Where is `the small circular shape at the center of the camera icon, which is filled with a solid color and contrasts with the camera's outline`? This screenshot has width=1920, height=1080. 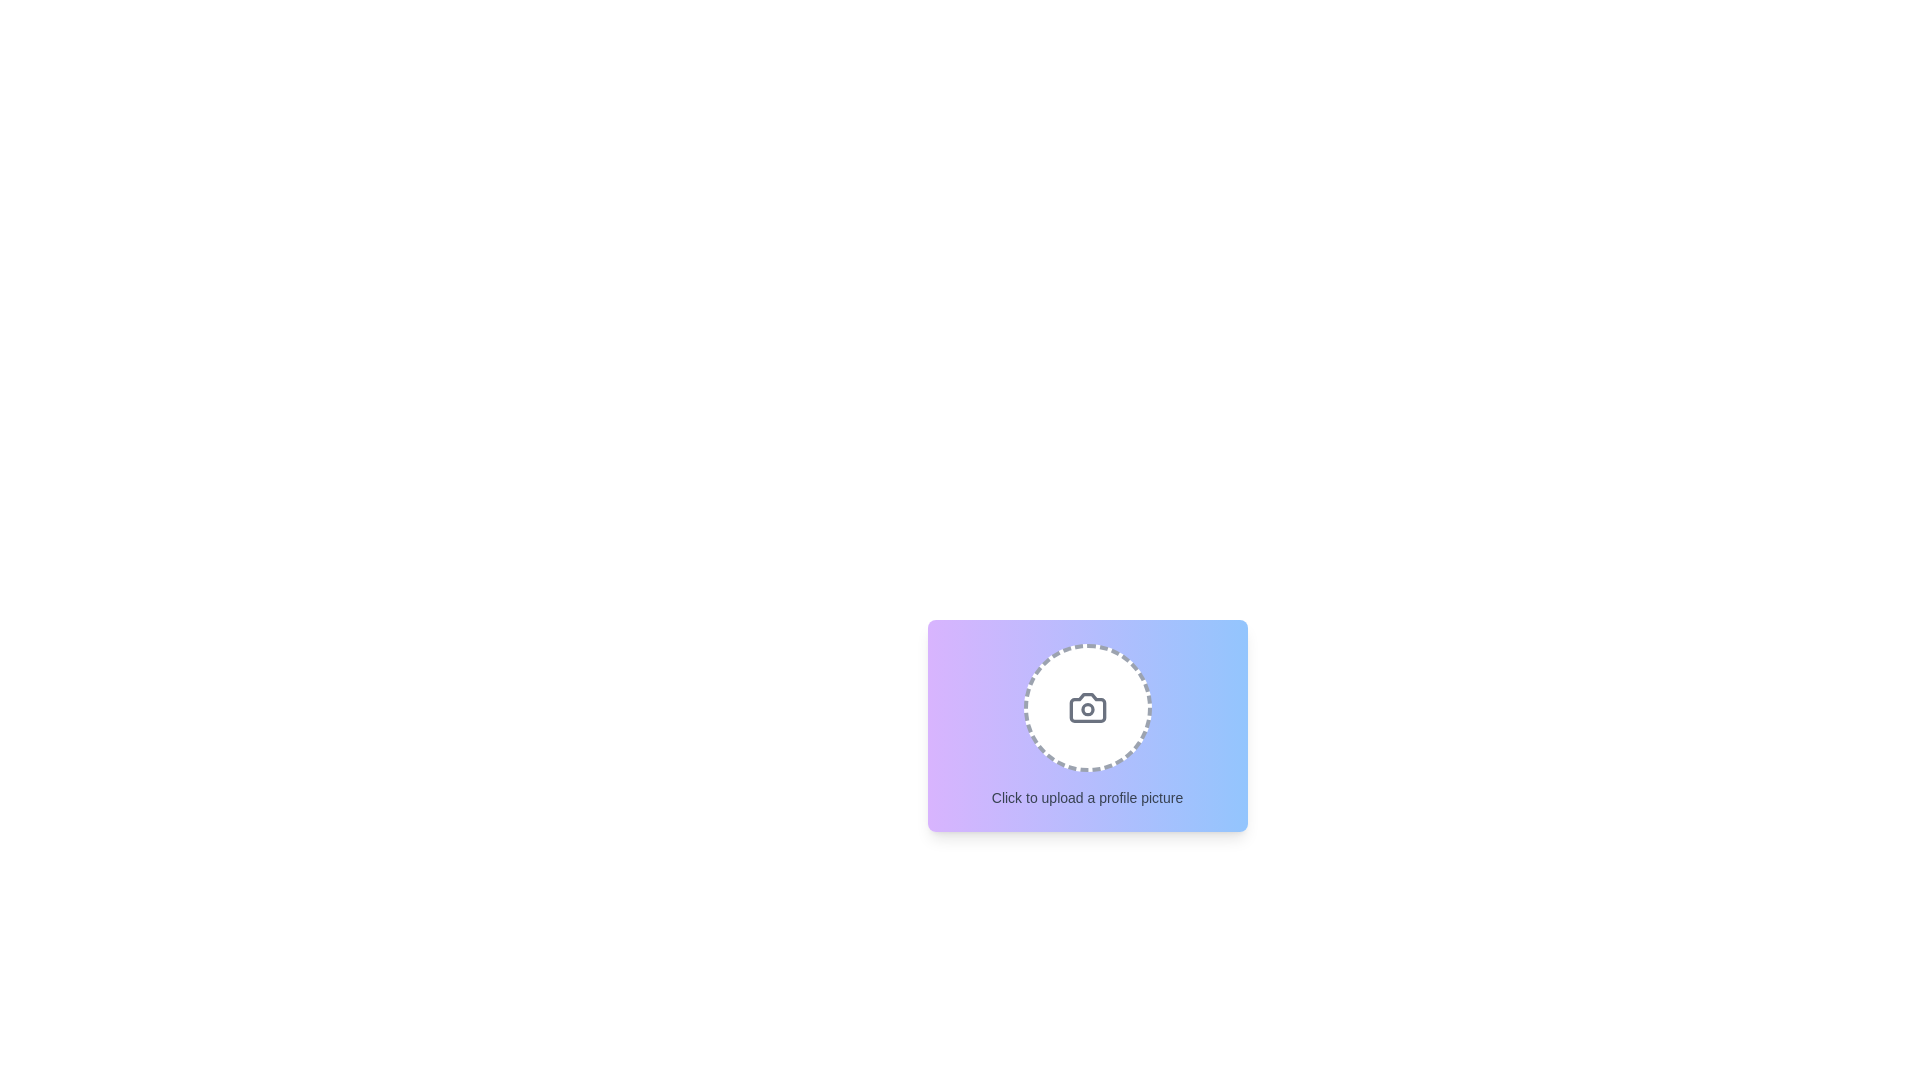
the small circular shape at the center of the camera icon, which is filled with a solid color and contrasts with the camera's outline is located at coordinates (1086, 708).